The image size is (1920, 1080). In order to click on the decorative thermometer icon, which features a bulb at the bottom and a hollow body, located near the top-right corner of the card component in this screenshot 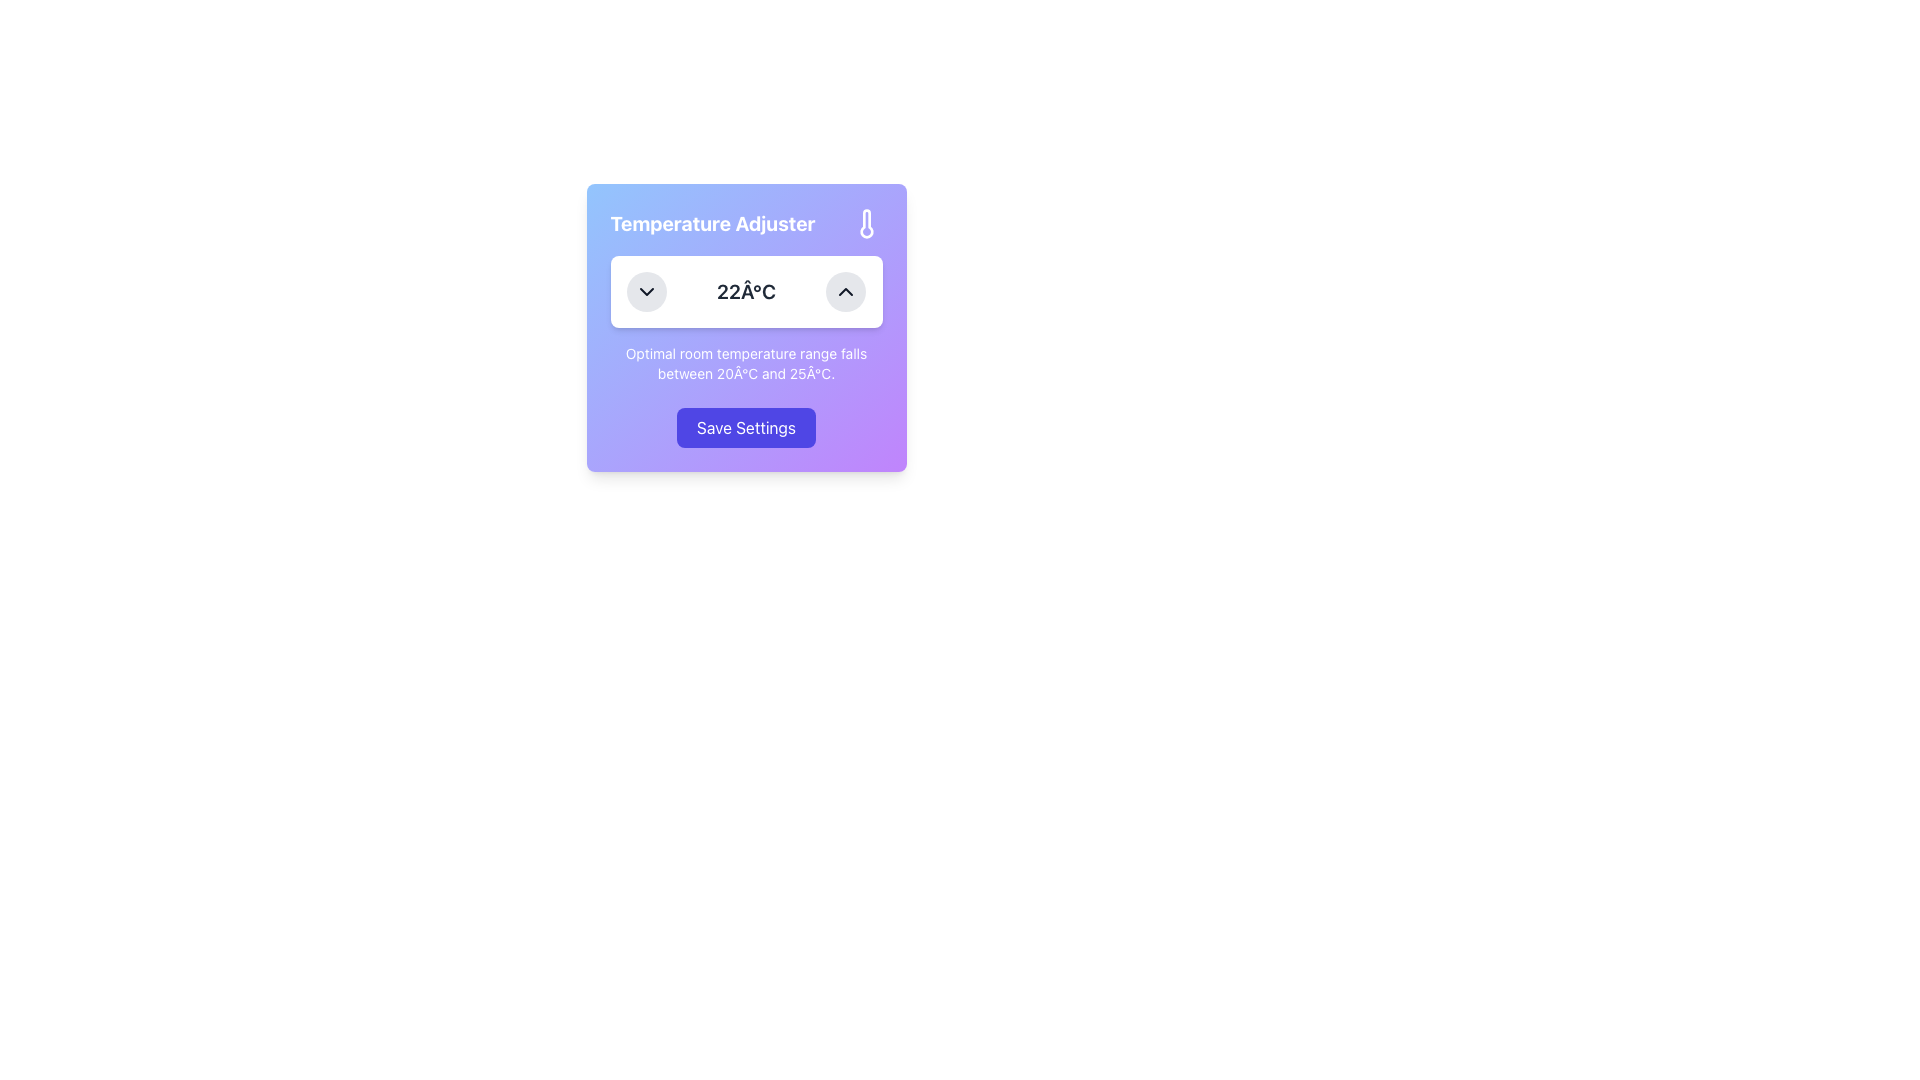, I will do `click(866, 223)`.